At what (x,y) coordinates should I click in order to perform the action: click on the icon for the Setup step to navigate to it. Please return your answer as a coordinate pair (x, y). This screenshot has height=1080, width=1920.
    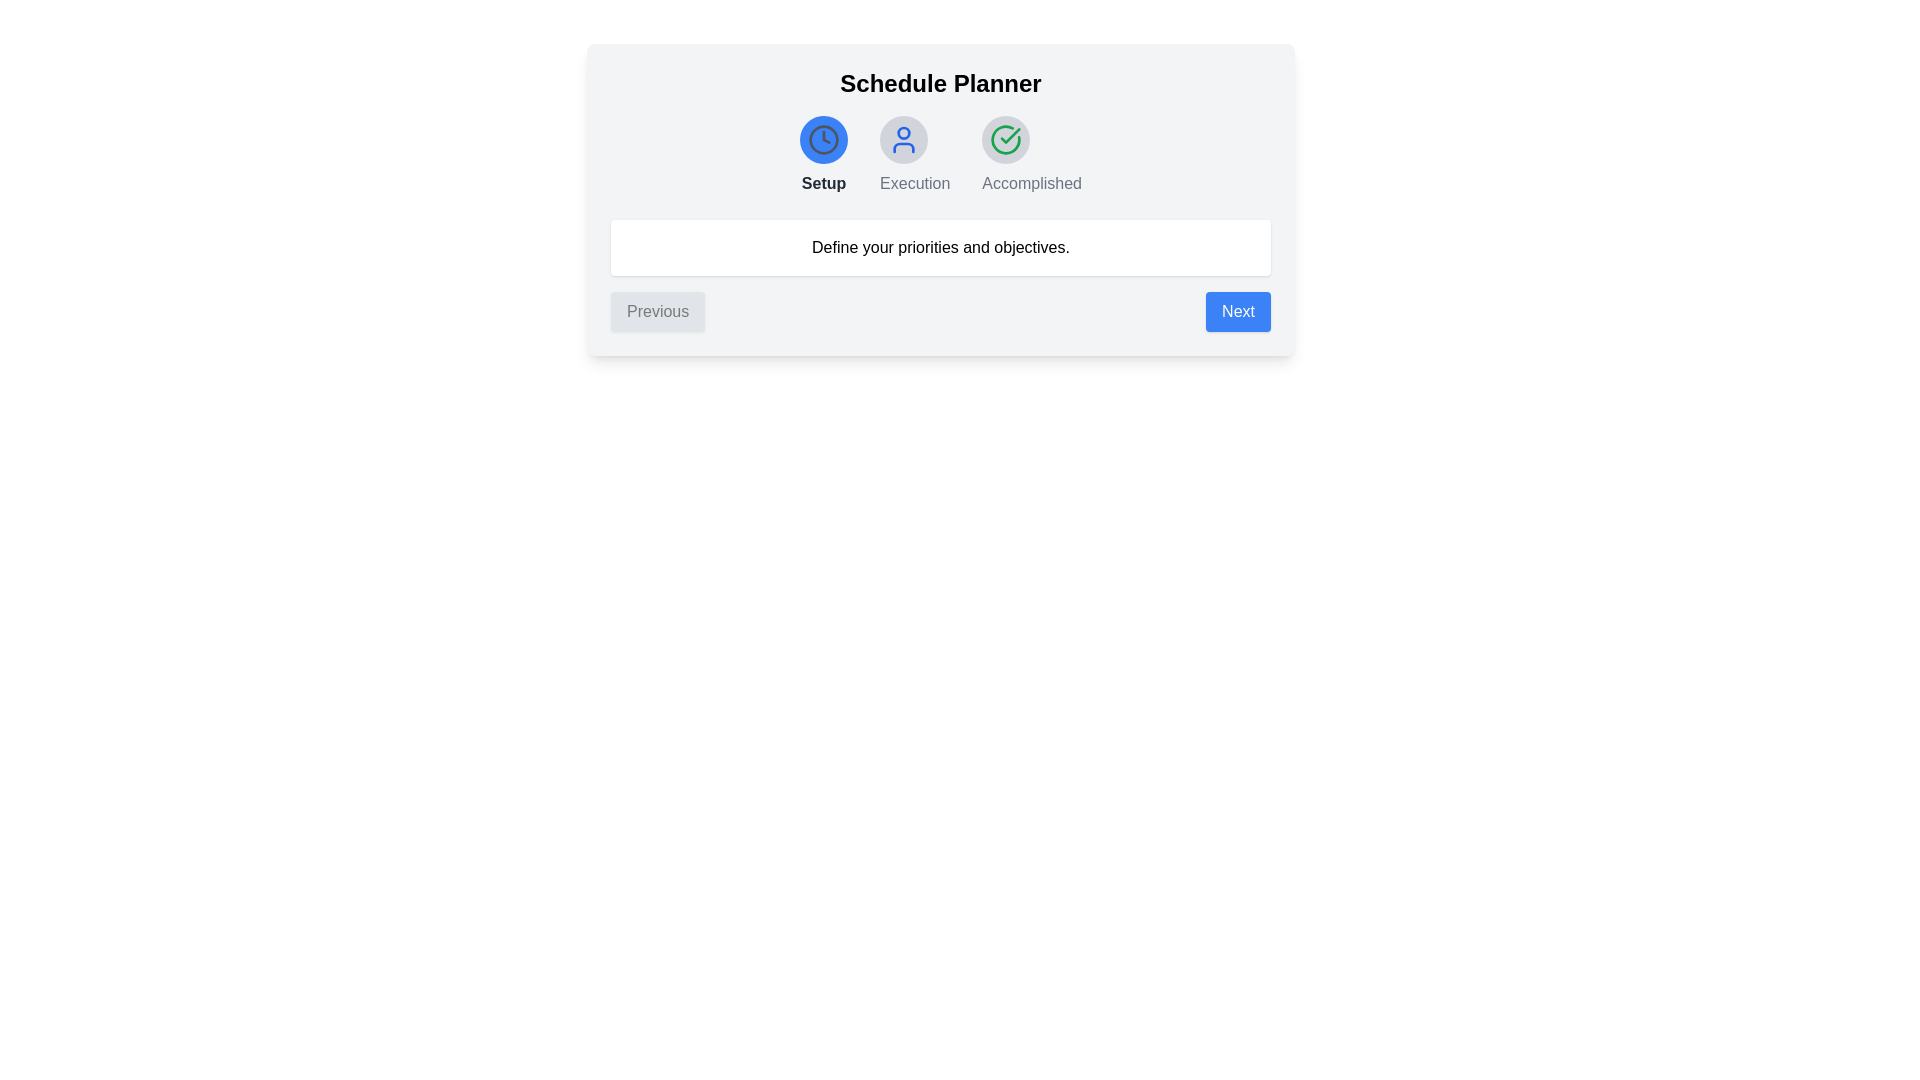
    Looking at the image, I should click on (824, 138).